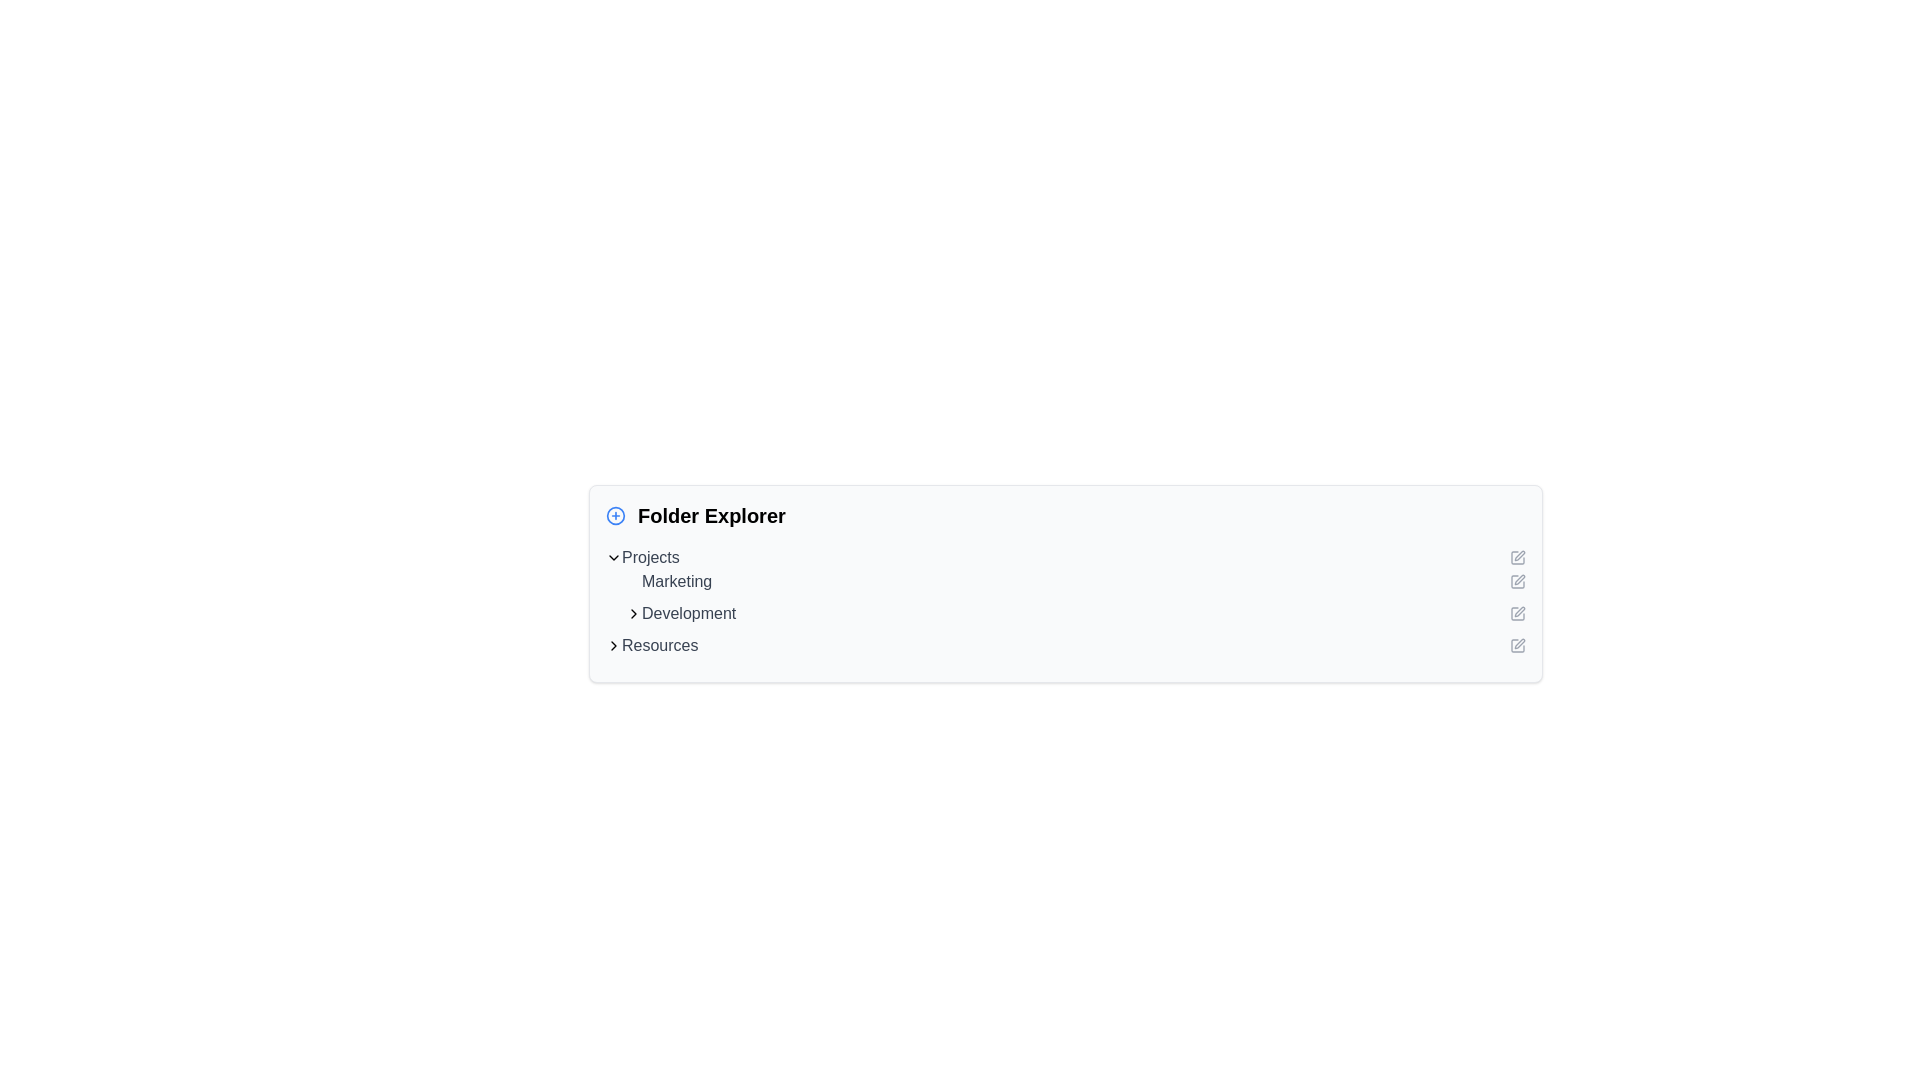  Describe the element at coordinates (1517, 558) in the screenshot. I see `the edit icon button located to the far right of the 'Projects' text area` at that location.